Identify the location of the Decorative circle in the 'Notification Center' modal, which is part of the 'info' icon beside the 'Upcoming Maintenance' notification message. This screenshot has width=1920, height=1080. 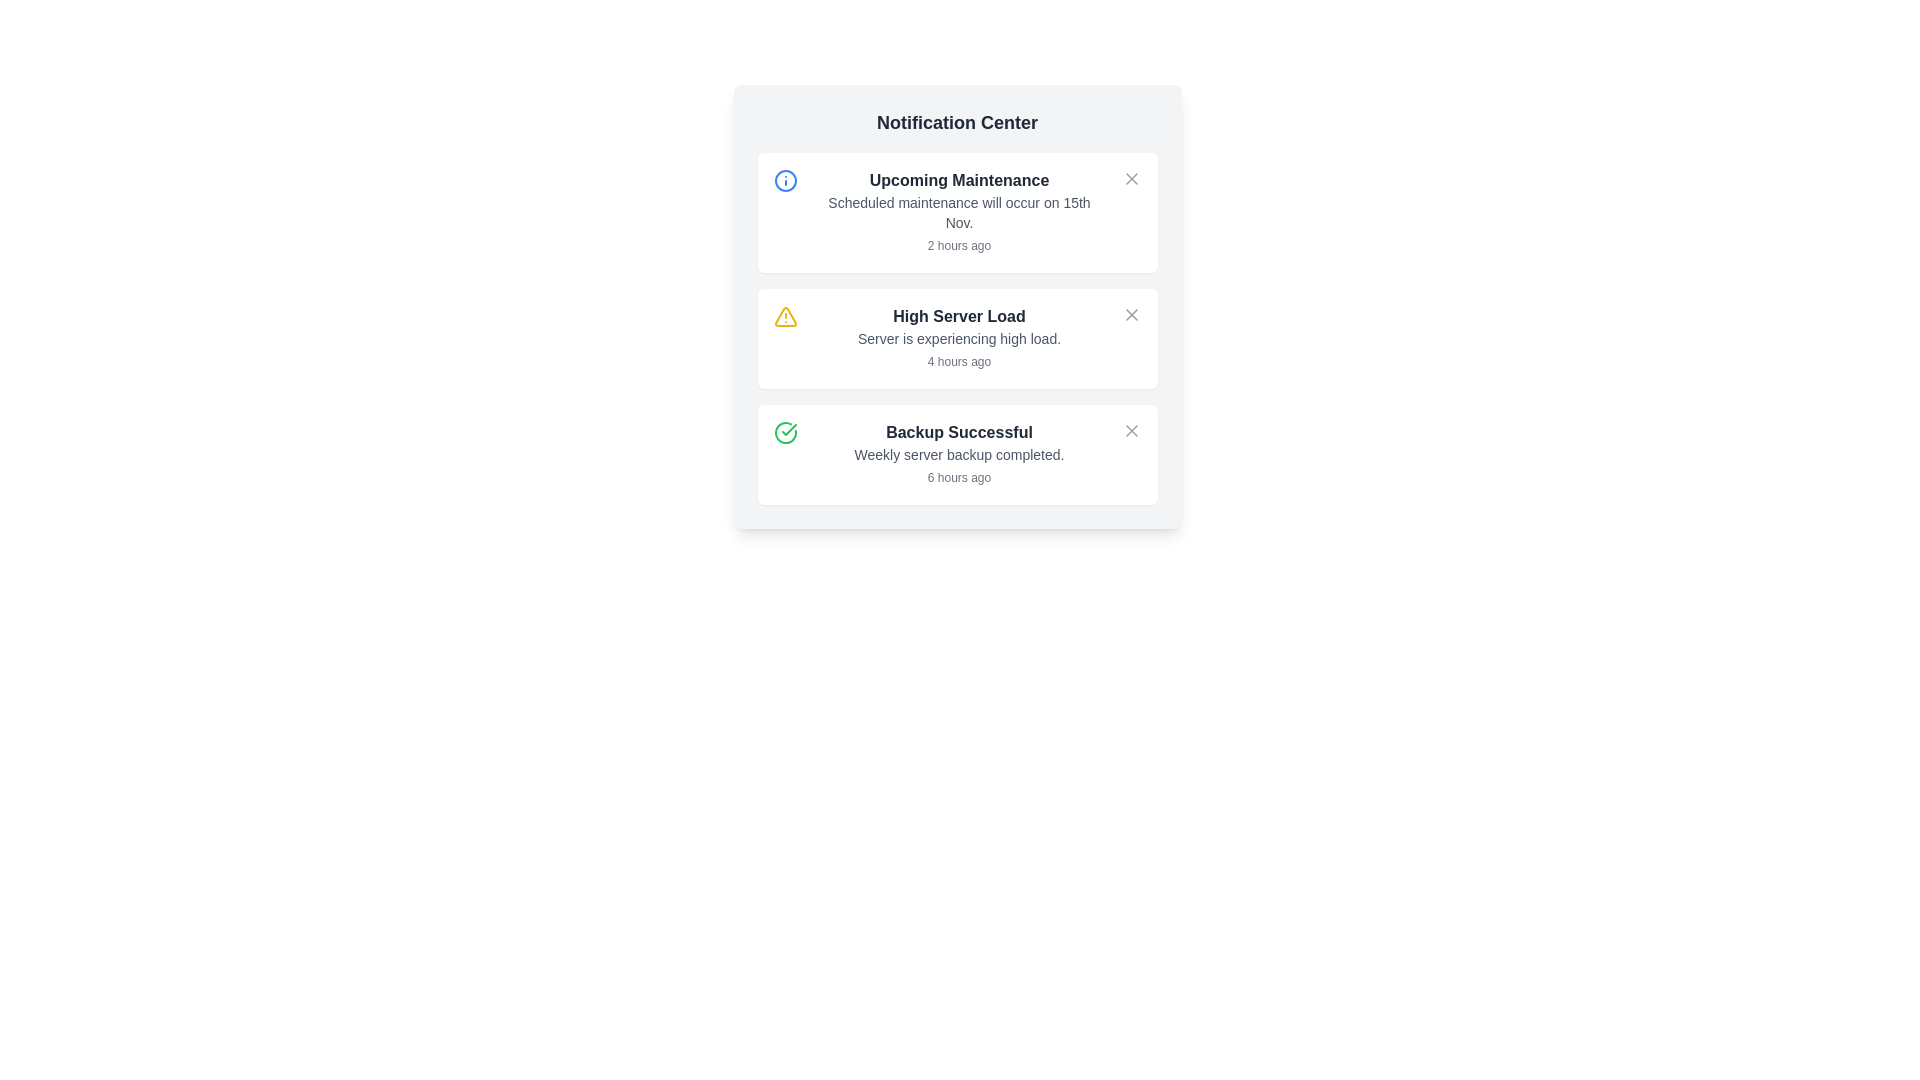
(784, 181).